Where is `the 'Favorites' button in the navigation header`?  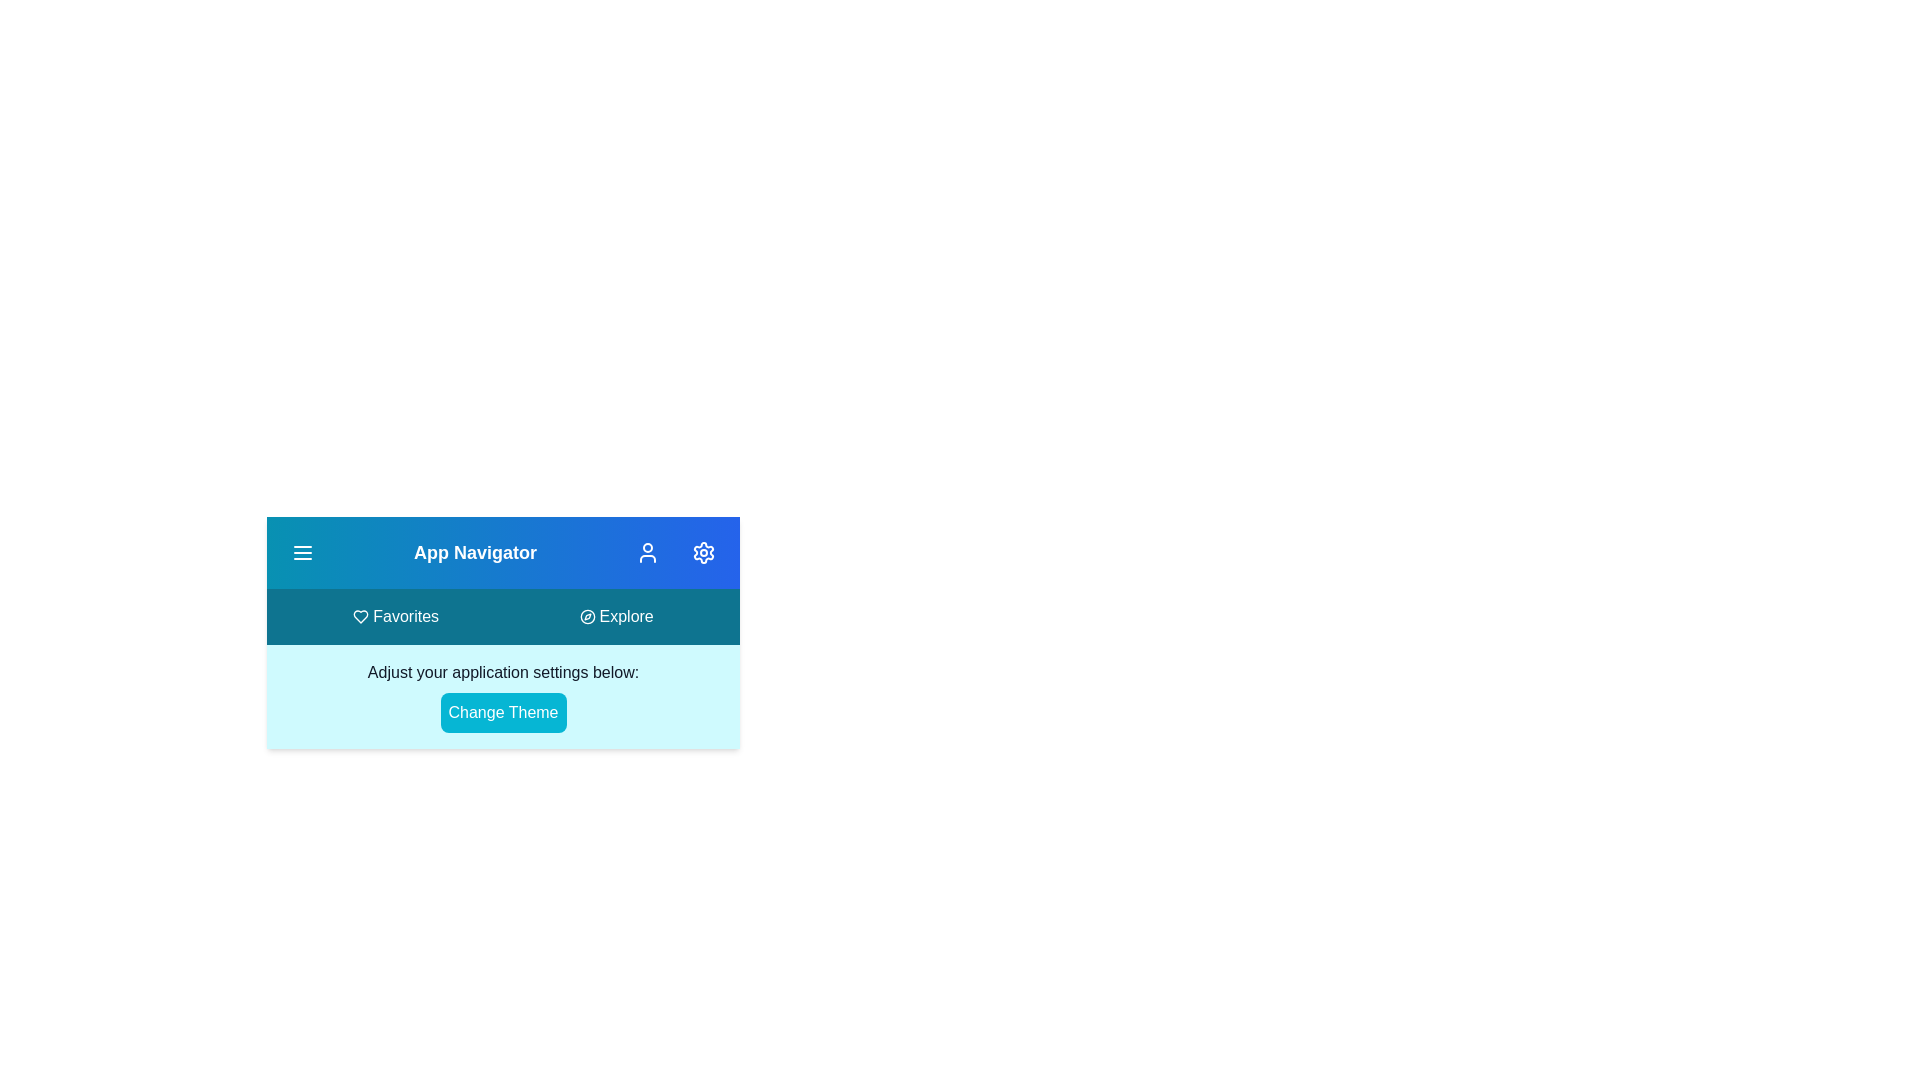 the 'Favorites' button in the navigation header is located at coordinates (396, 616).